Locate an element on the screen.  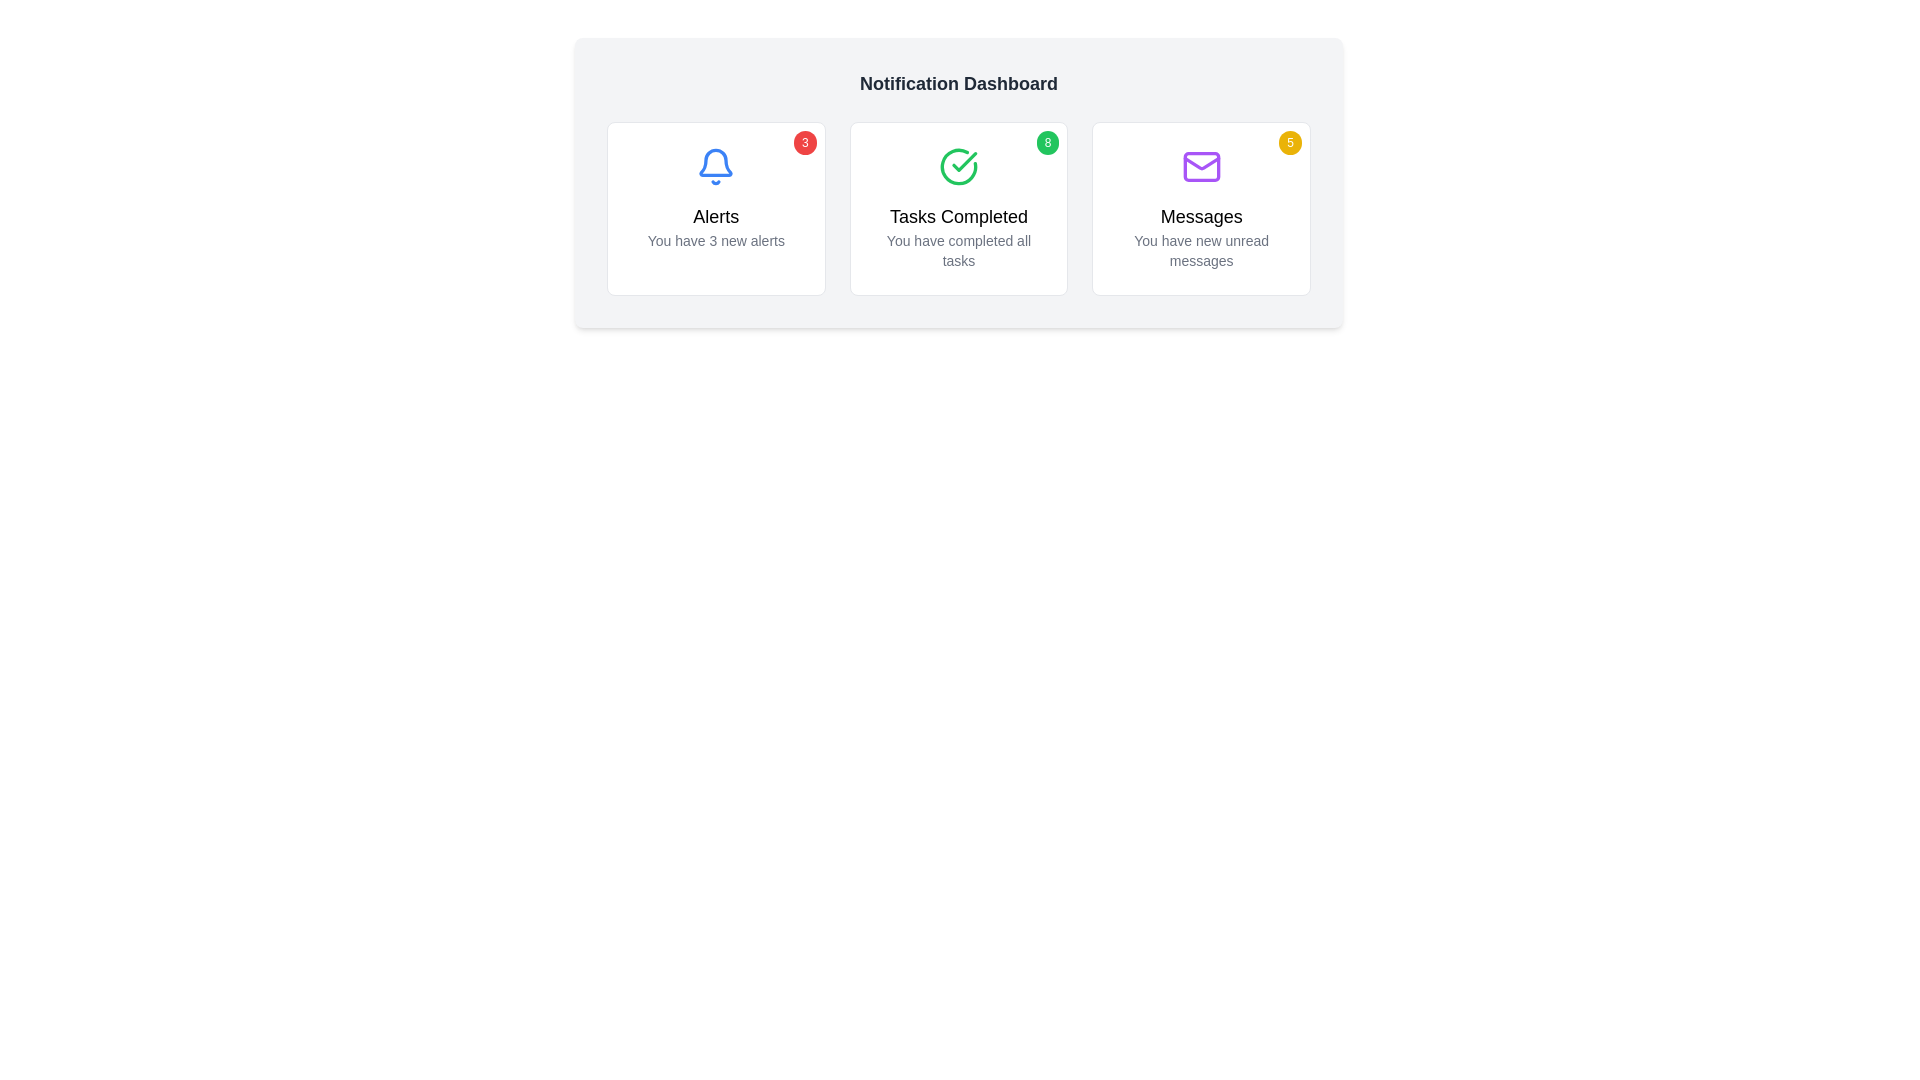
the Text display area that shows information about new unread messages, which is located in the rightmost card of a set of three cards, centered below an icon and badge displaying '5' is located at coordinates (1200, 235).